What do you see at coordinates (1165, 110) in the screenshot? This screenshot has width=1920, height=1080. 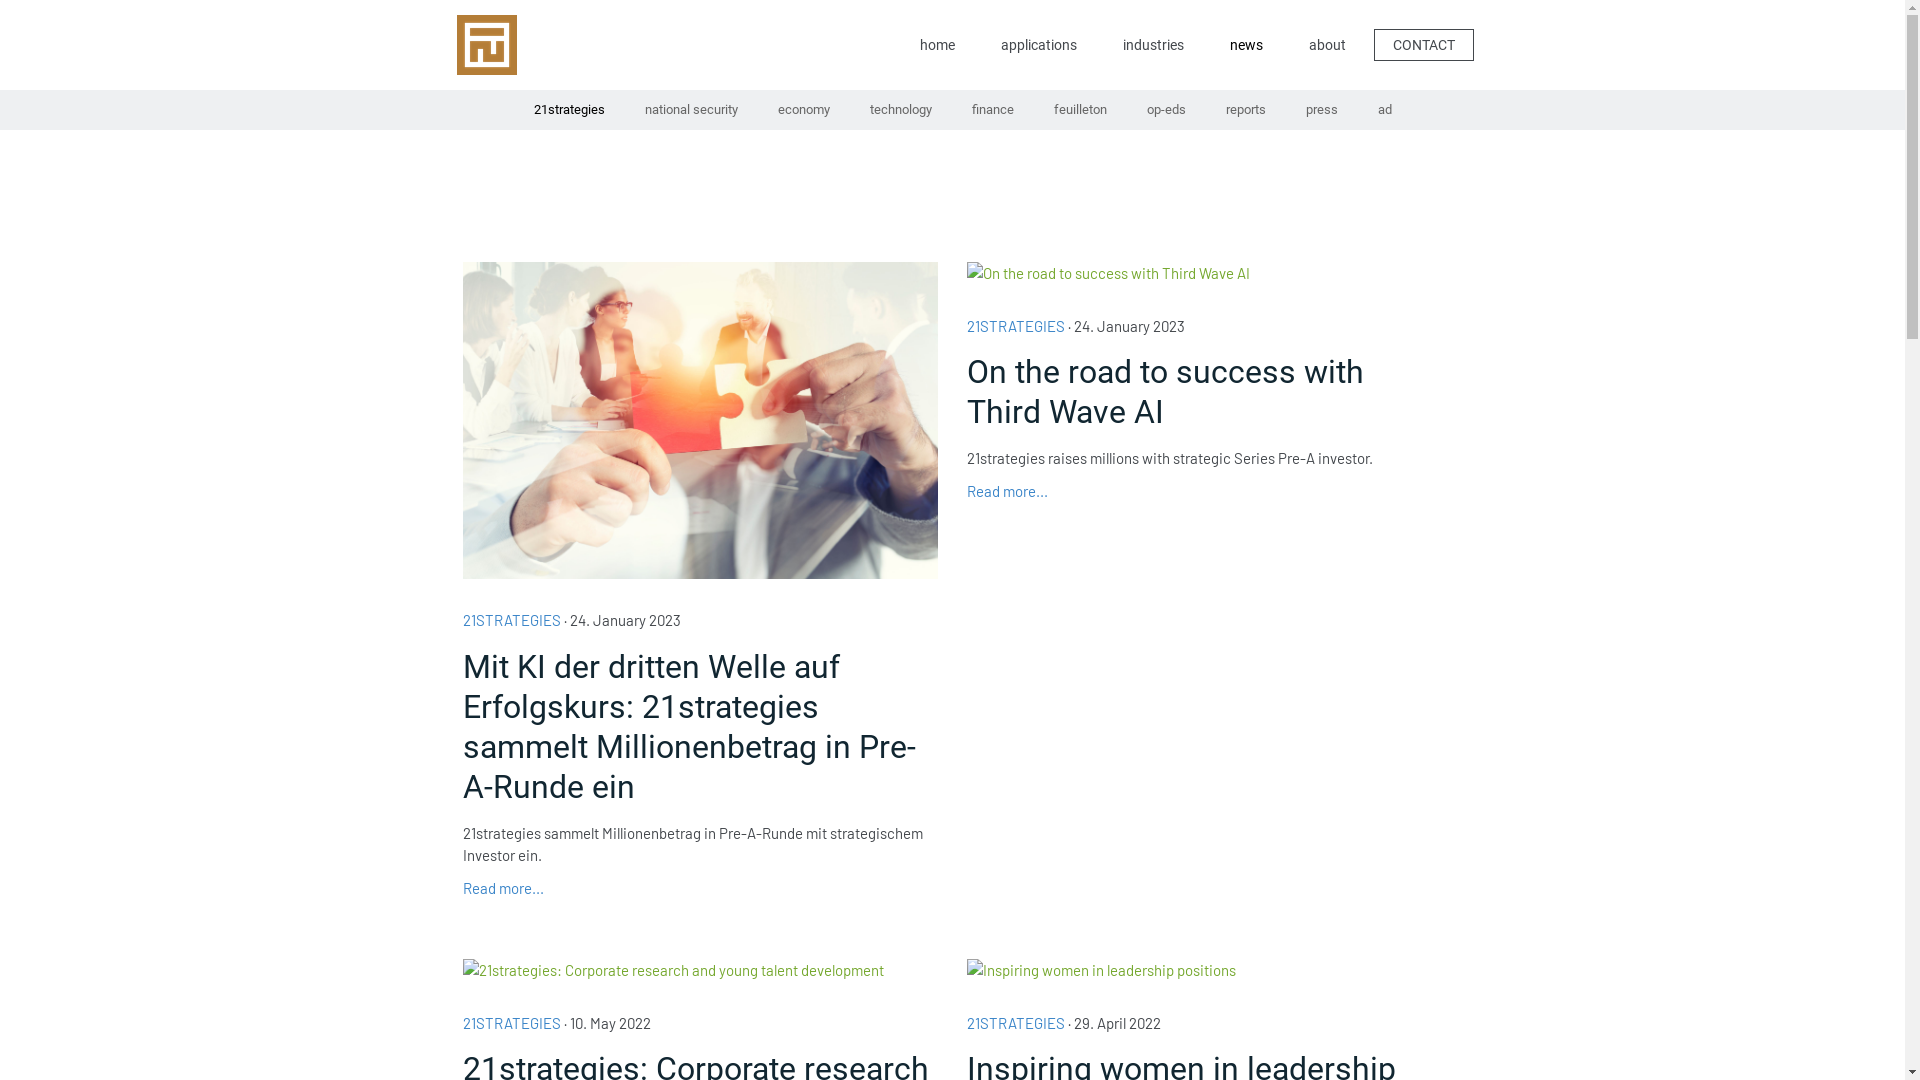 I see `'op-eds'` at bounding box center [1165, 110].